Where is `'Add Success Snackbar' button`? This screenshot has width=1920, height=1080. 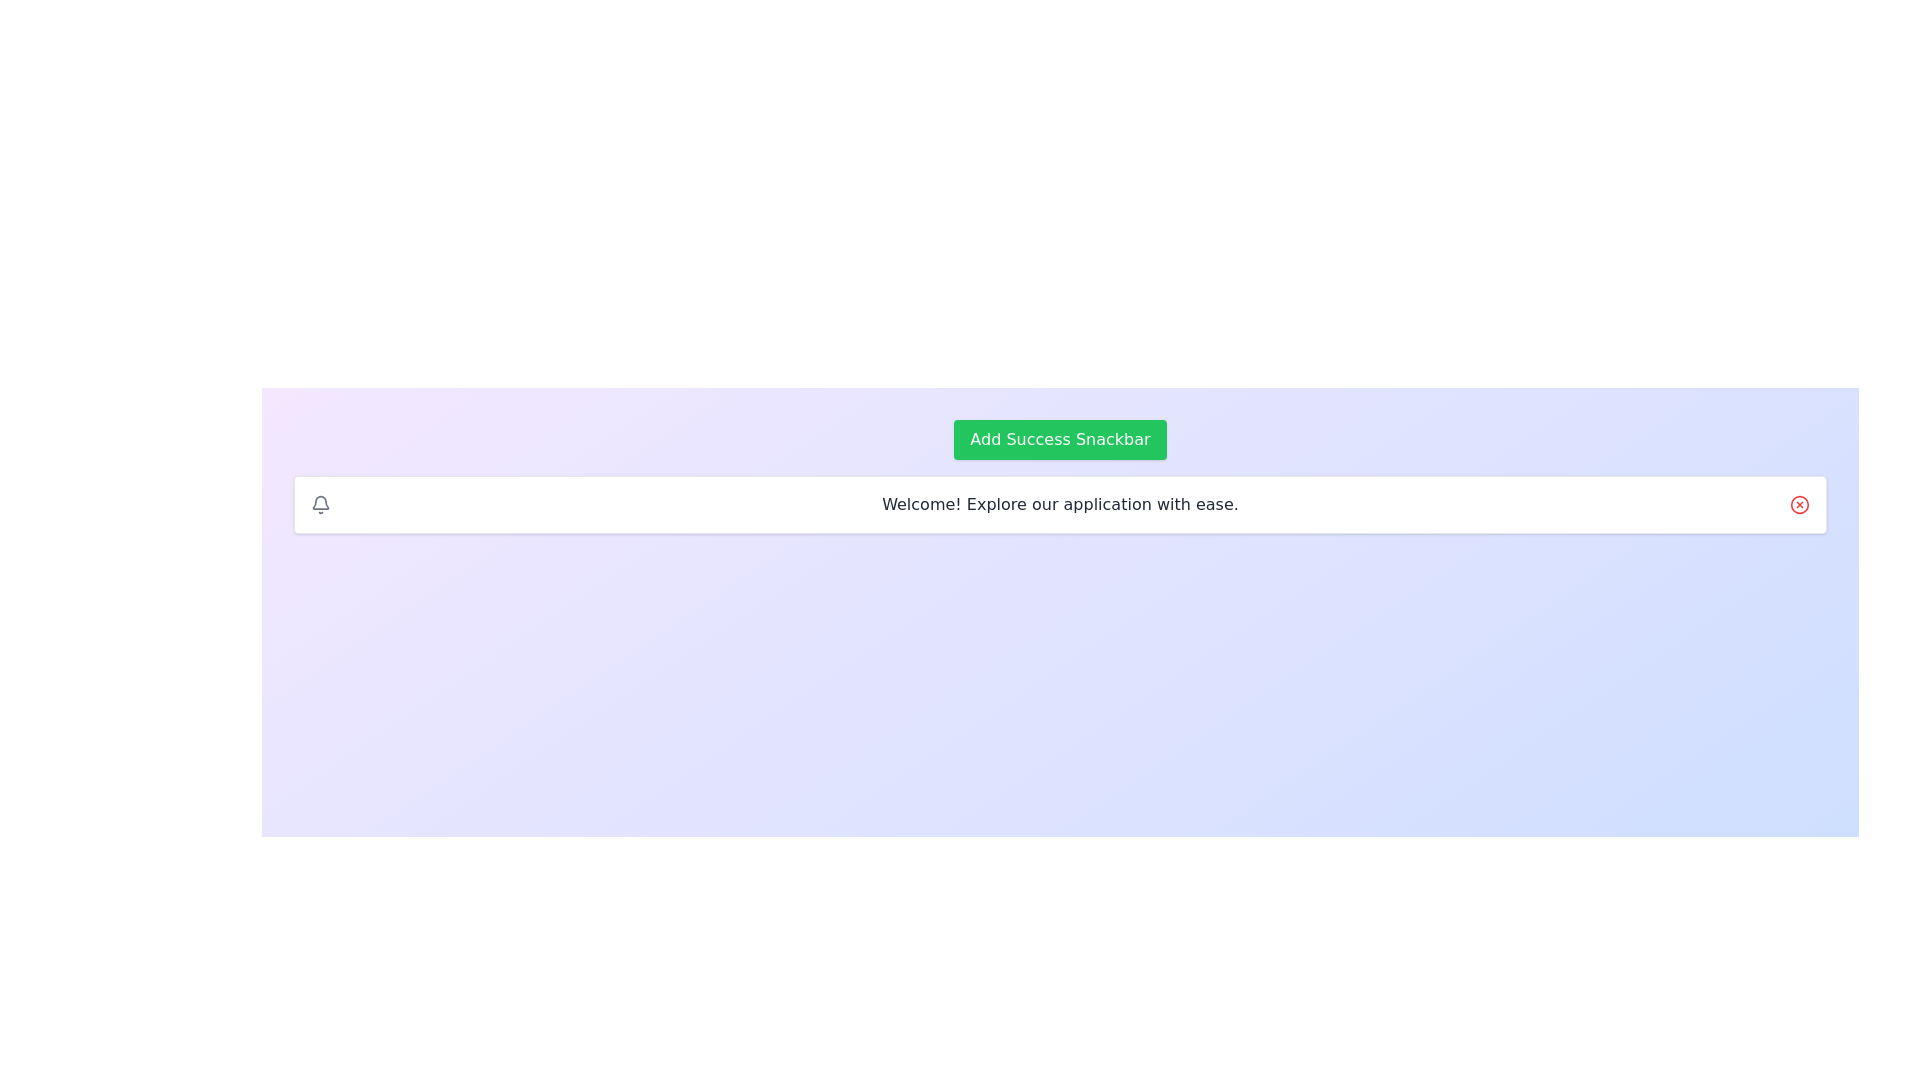 'Add Success Snackbar' button is located at coordinates (1059, 438).